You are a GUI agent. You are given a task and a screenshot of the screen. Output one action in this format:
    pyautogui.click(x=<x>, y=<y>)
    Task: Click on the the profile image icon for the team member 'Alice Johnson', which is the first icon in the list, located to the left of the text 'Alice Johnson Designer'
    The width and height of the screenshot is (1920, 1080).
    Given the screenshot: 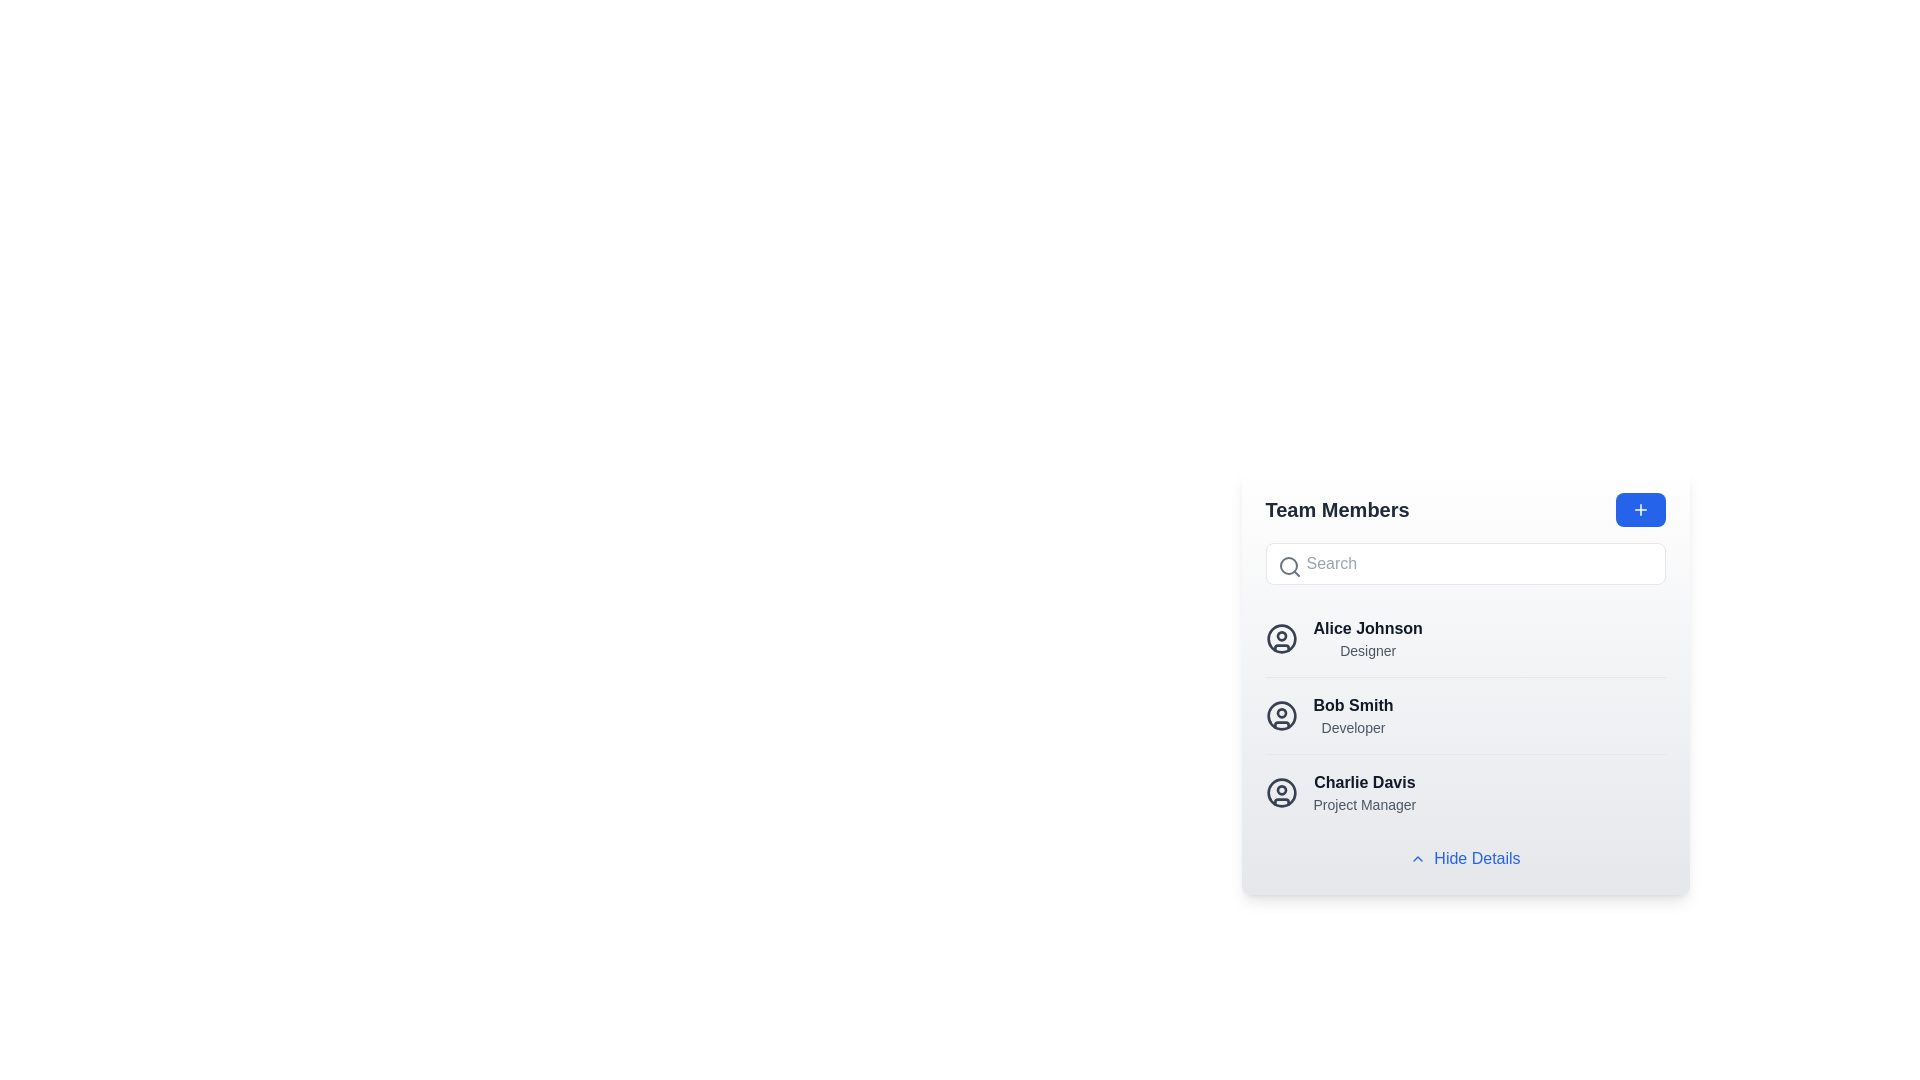 What is the action you would take?
    pyautogui.click(x=1281, y=639)
    